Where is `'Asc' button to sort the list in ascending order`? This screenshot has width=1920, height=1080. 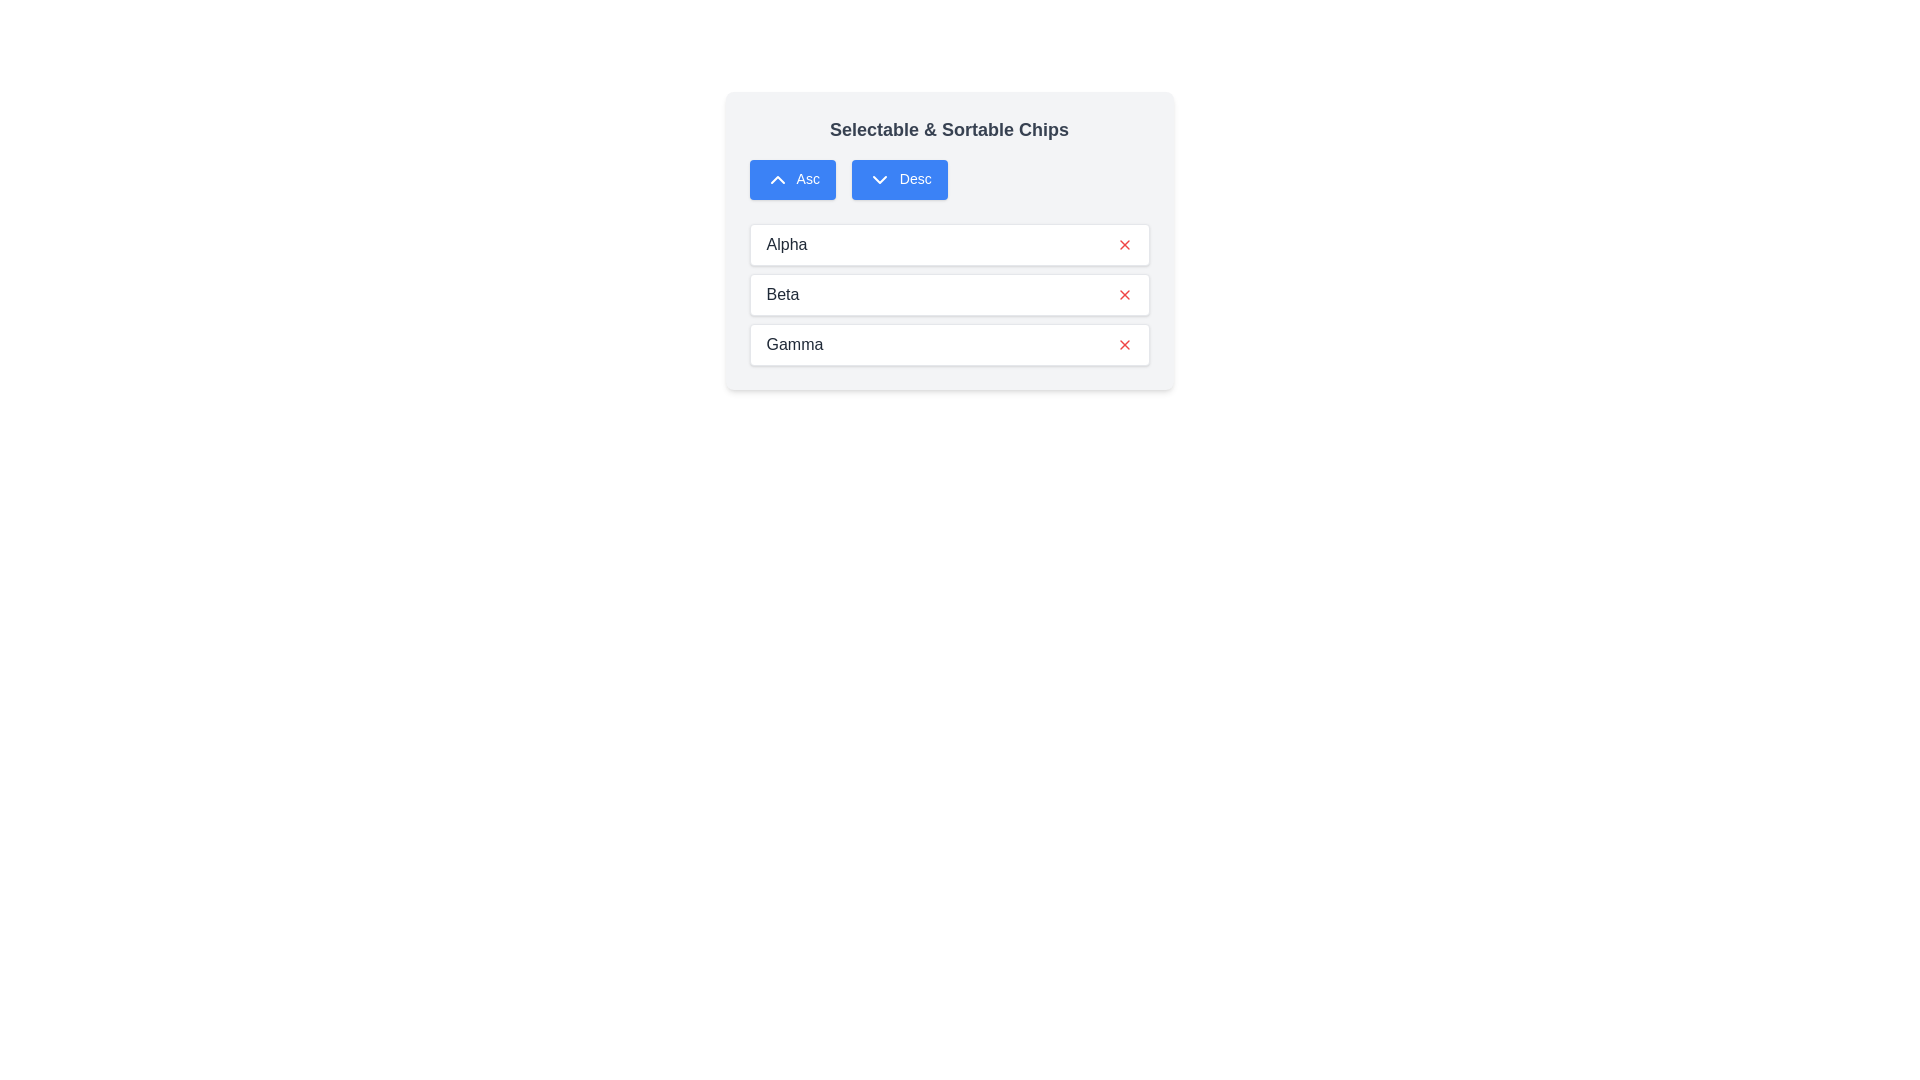 'Asc' button to sort the list in ascending order is located at coordinates (791, 180).